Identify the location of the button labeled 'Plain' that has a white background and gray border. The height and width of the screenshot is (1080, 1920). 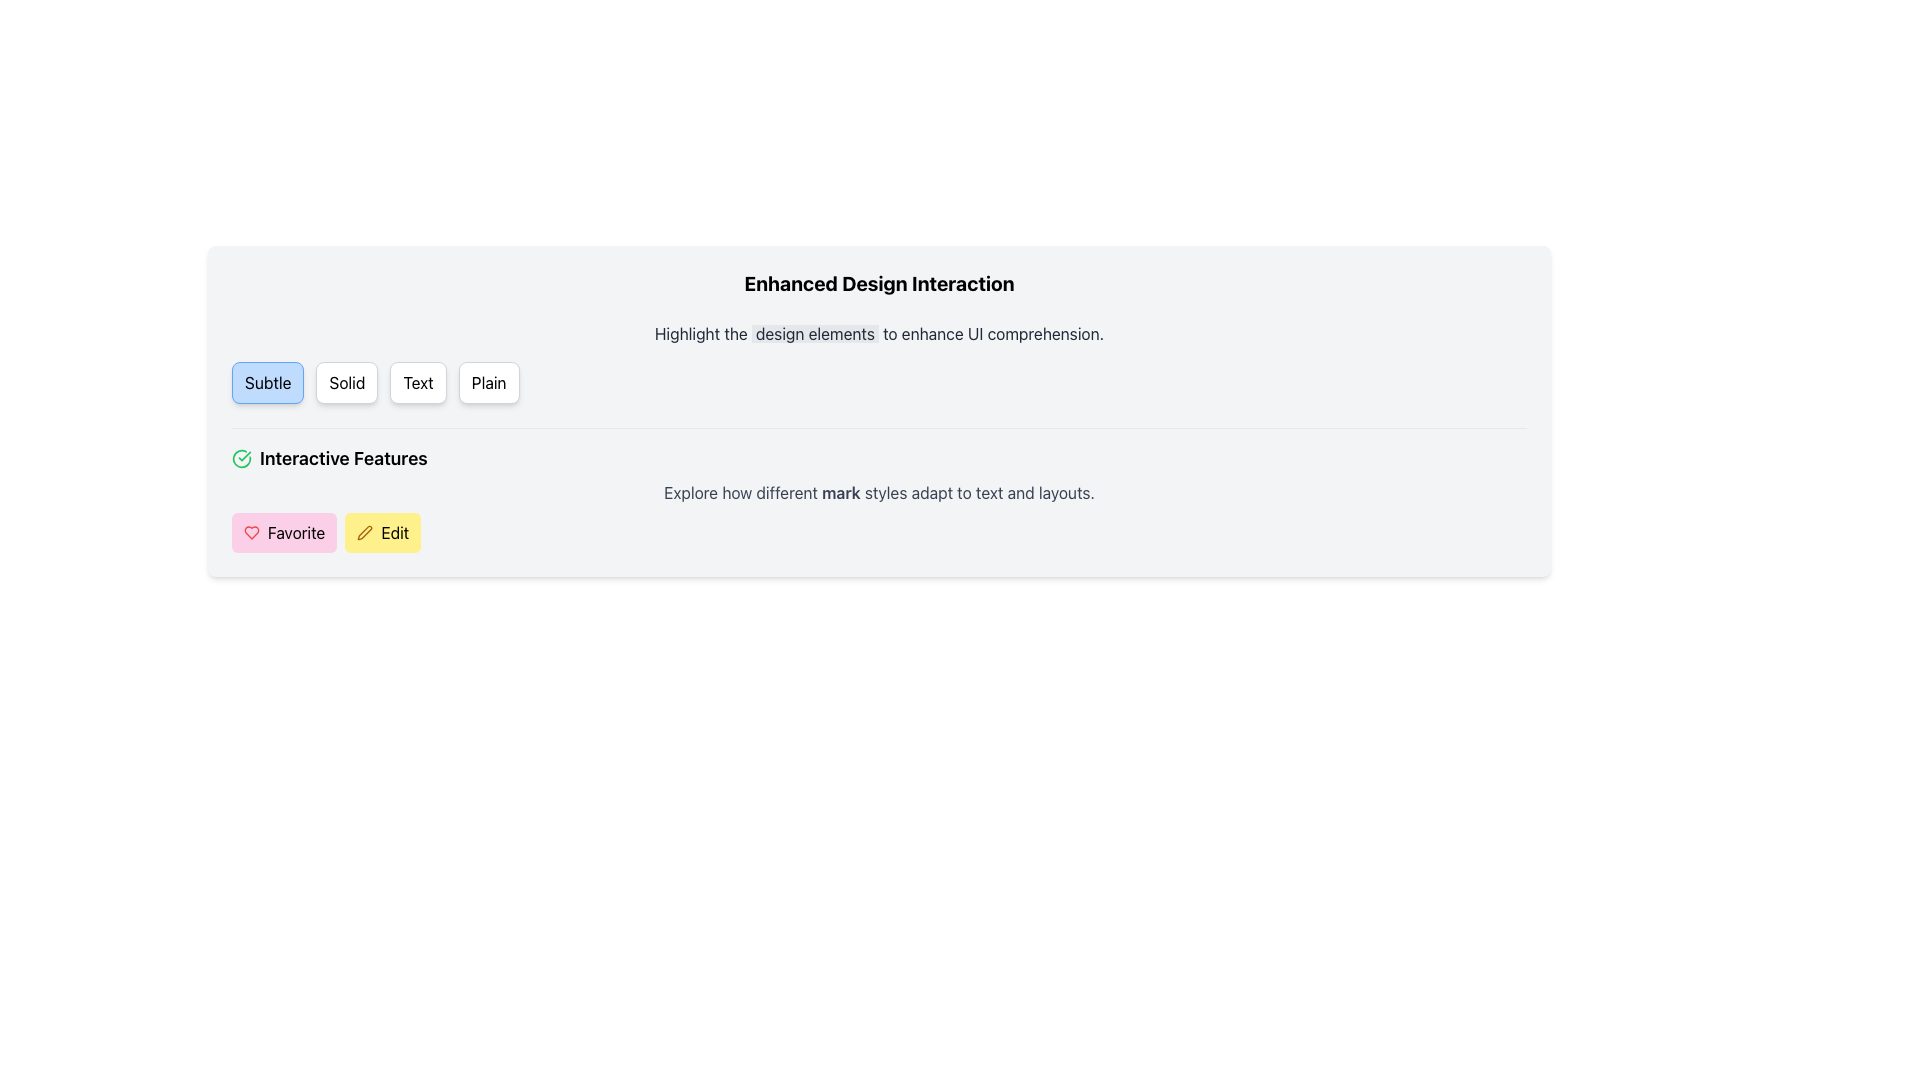
(489, 382).